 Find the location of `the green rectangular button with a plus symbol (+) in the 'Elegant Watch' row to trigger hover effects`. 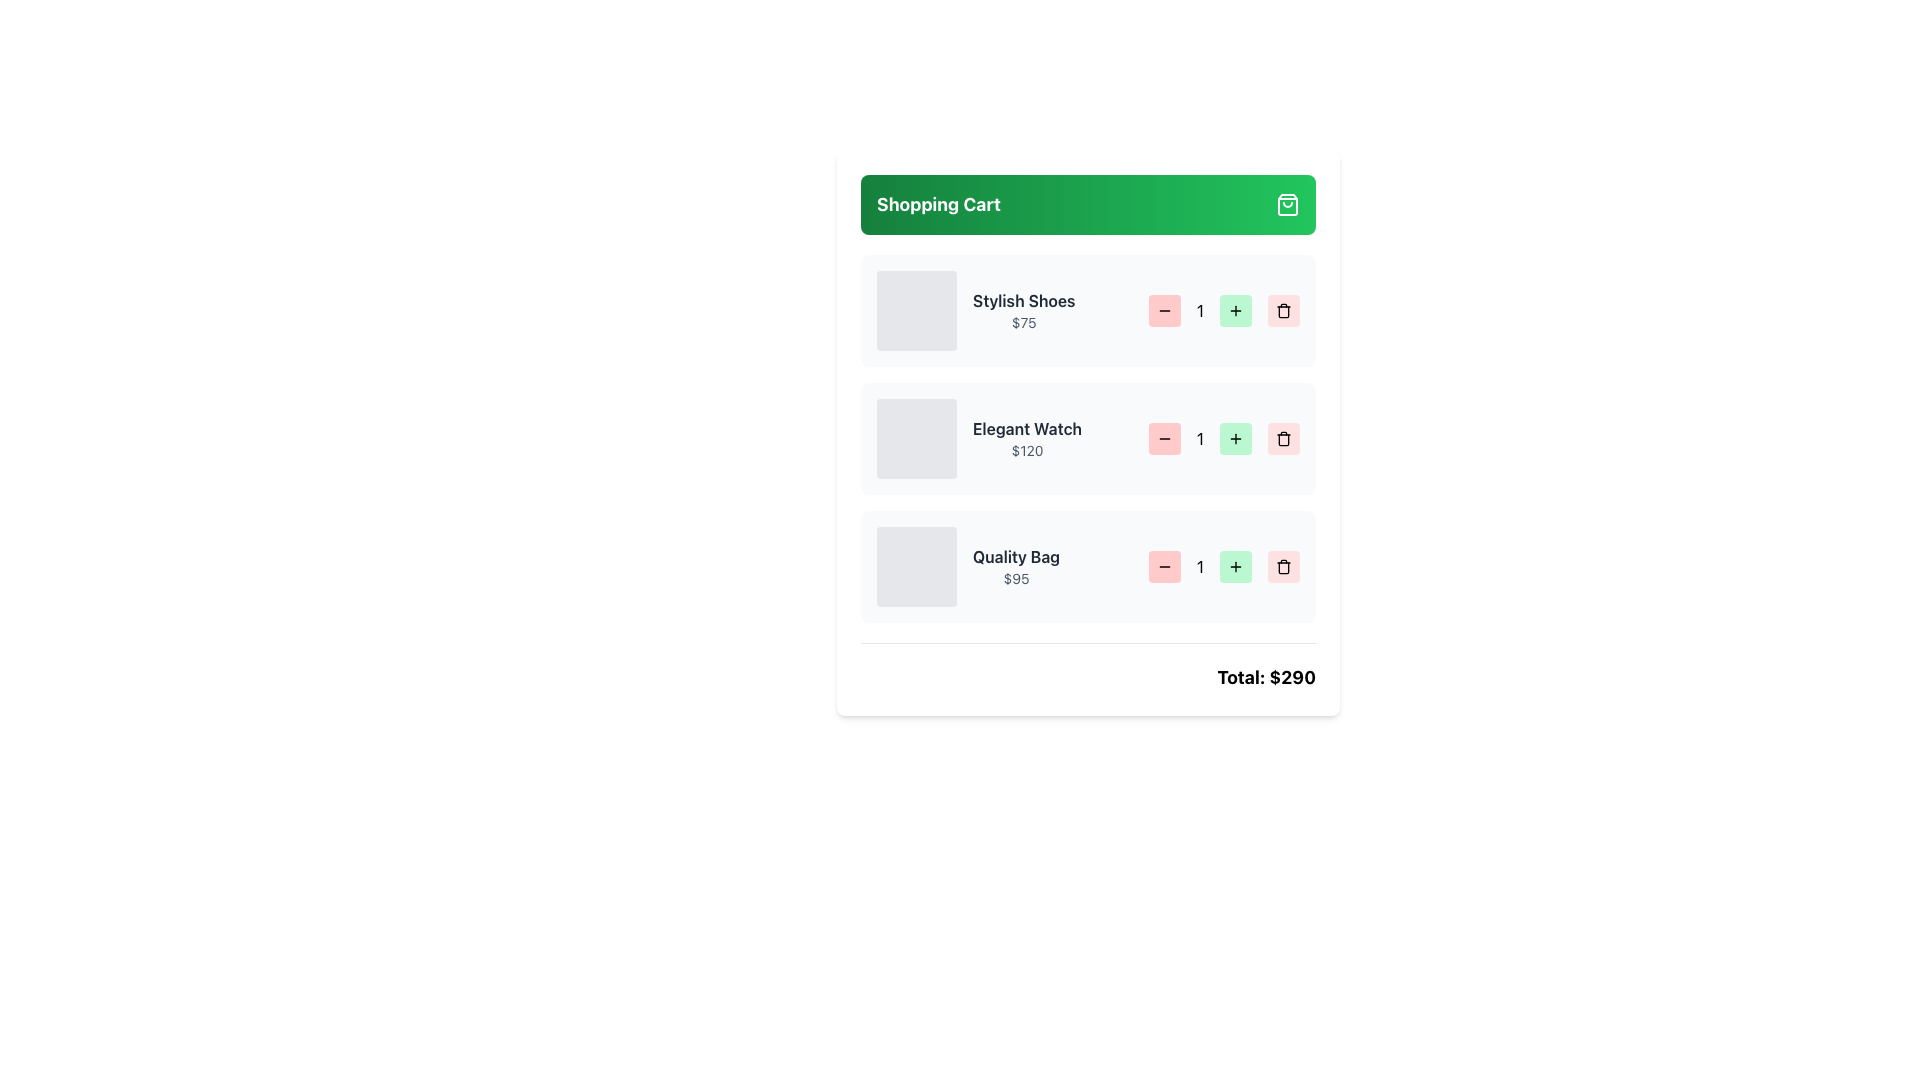

the green rectangular button with a plus symbol (+) in the 'Elegant Watch' row to trigger hover effects is located at coordinates (1223, 438).